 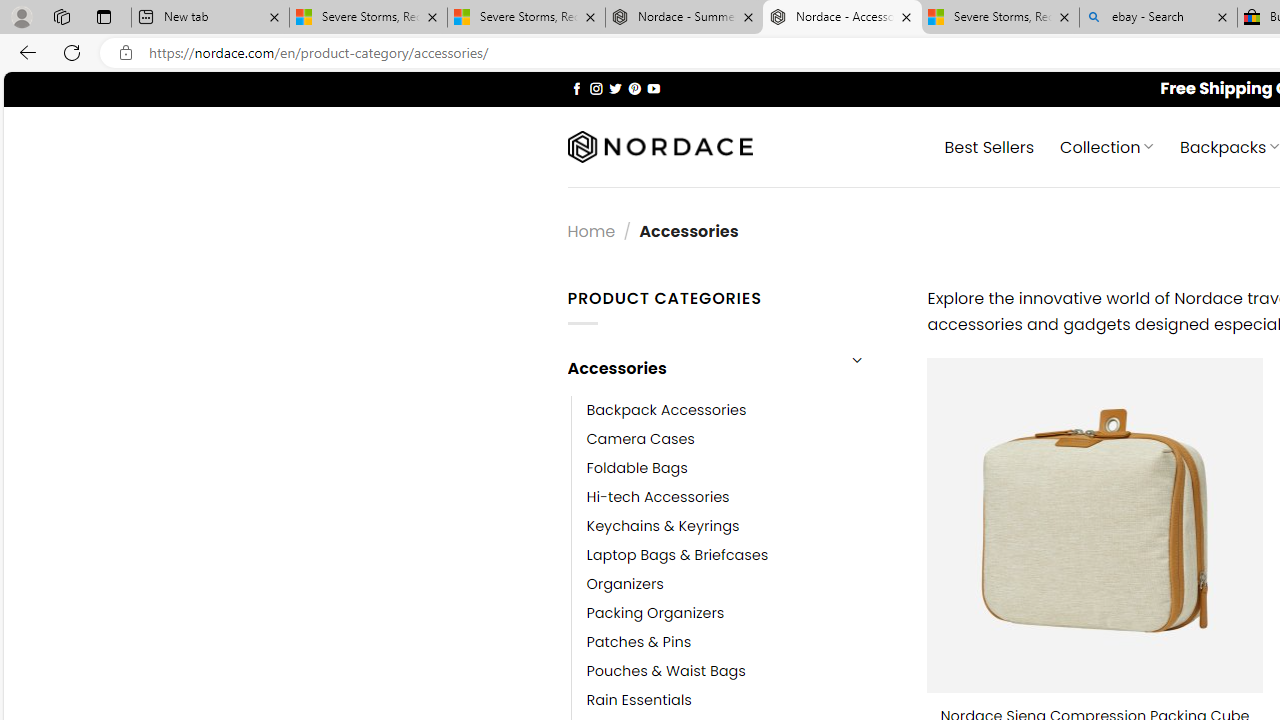 What do you see at coordinates (655, 613) in the screenshot?
I see `'Packing Organizers'` at bounding box center [655, 613].